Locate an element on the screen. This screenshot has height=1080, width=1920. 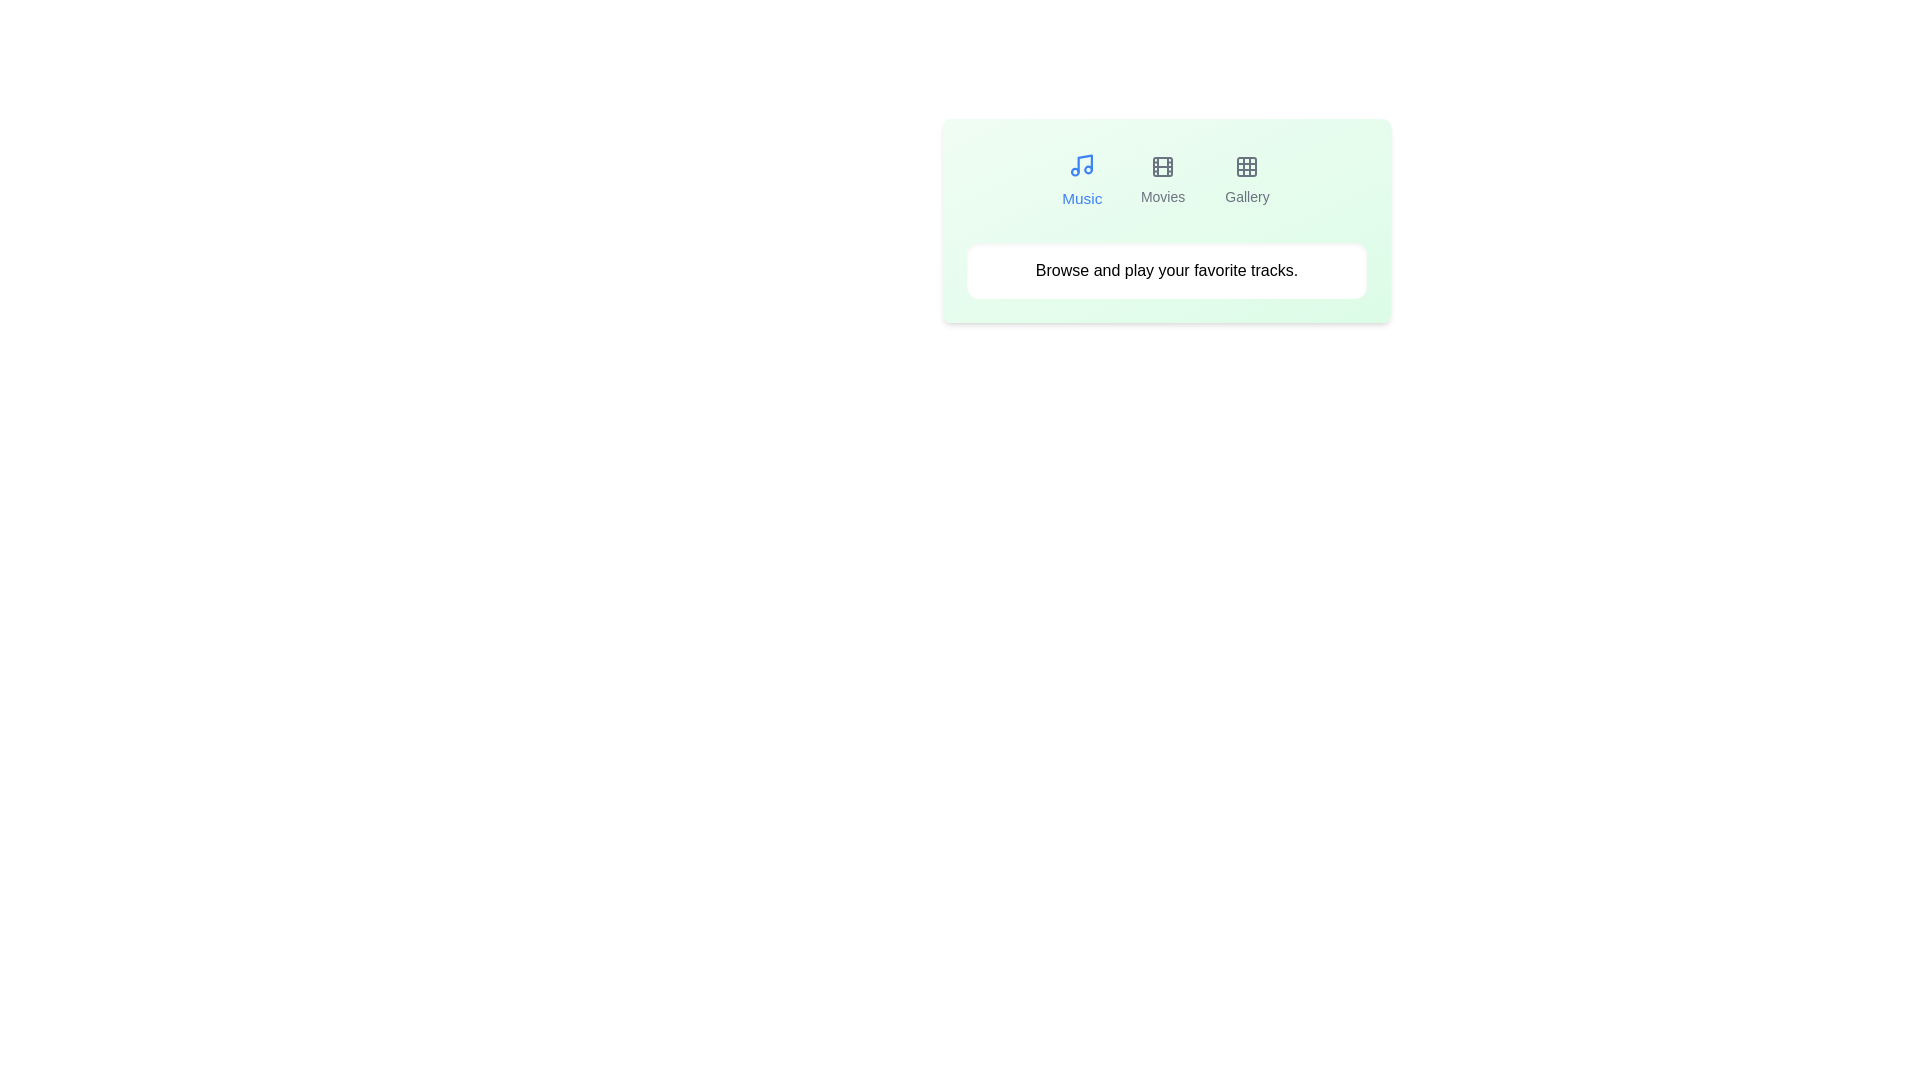
the Movies tab to inspect its visual design is located at coordinates (1163, 181).